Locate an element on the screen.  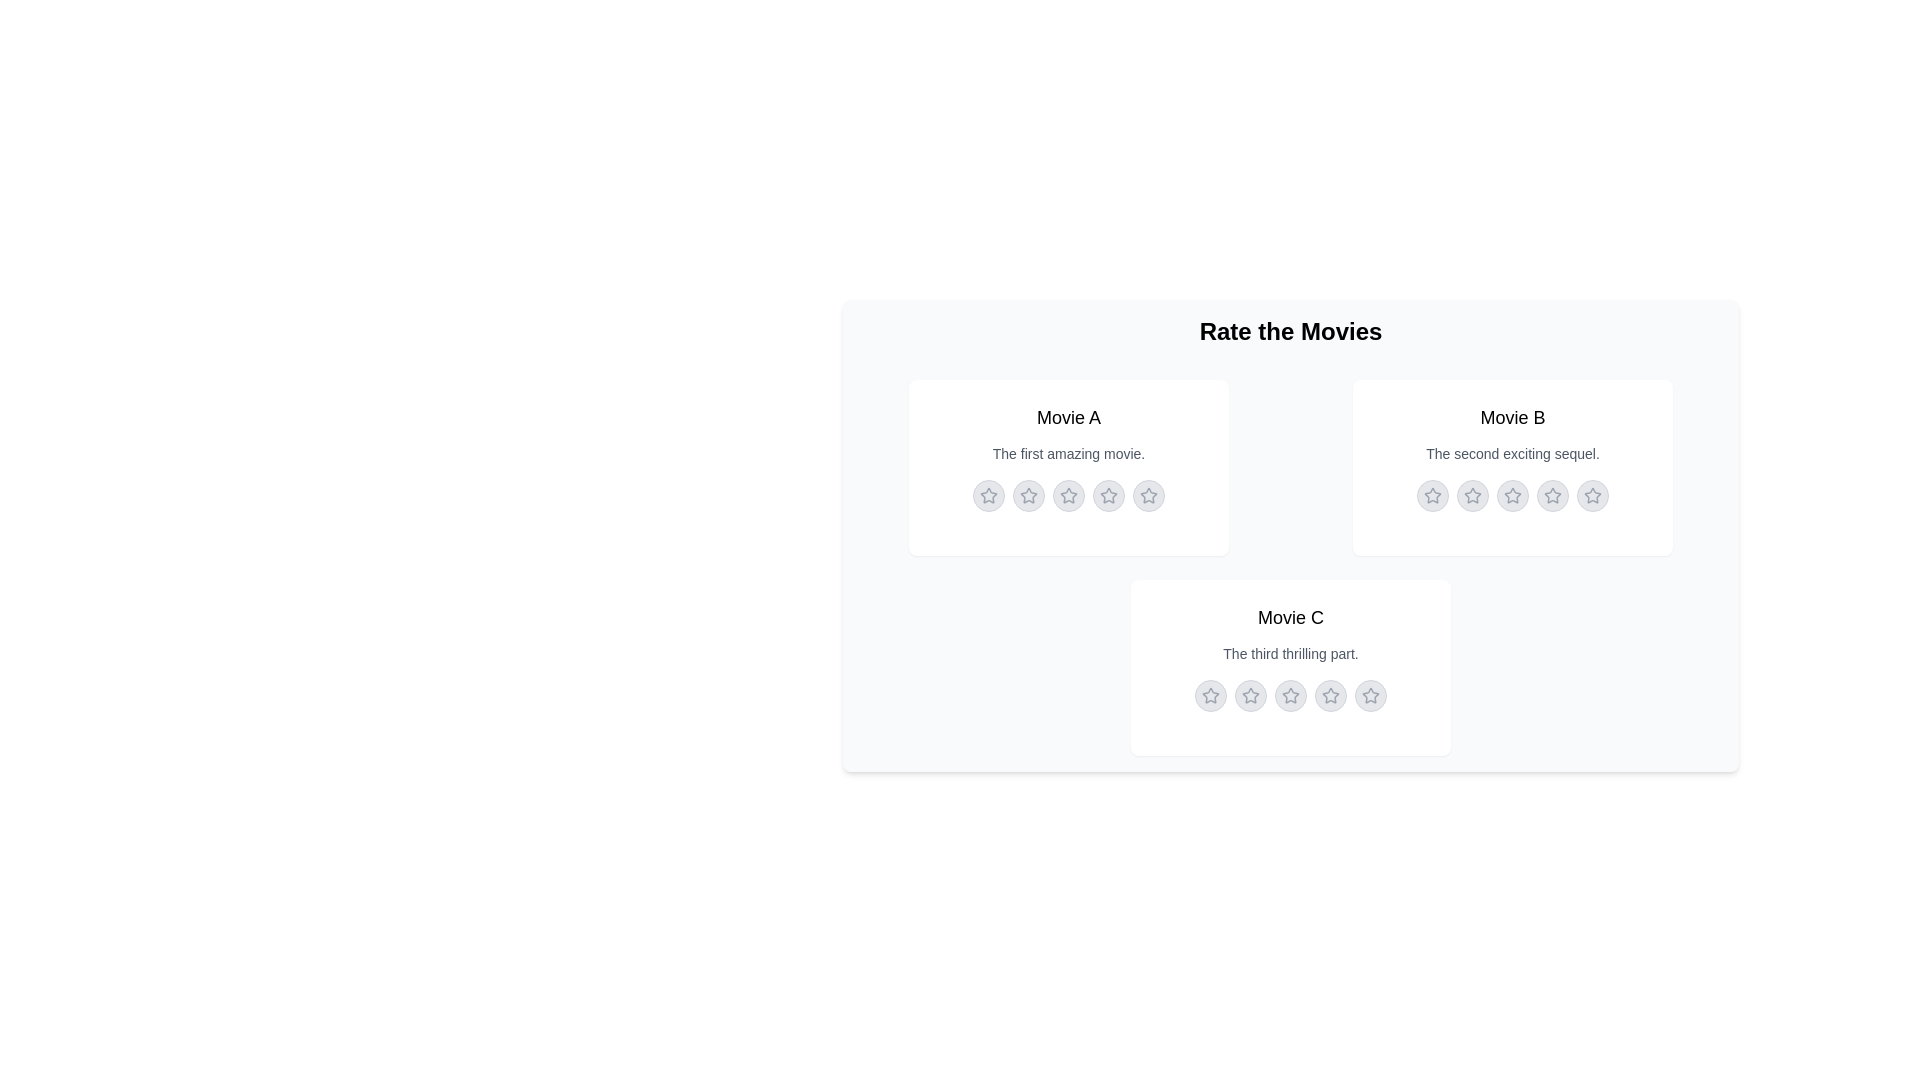
the first star of the rating component located below the description of 'Movie A' is located at coordinates (988, 495).